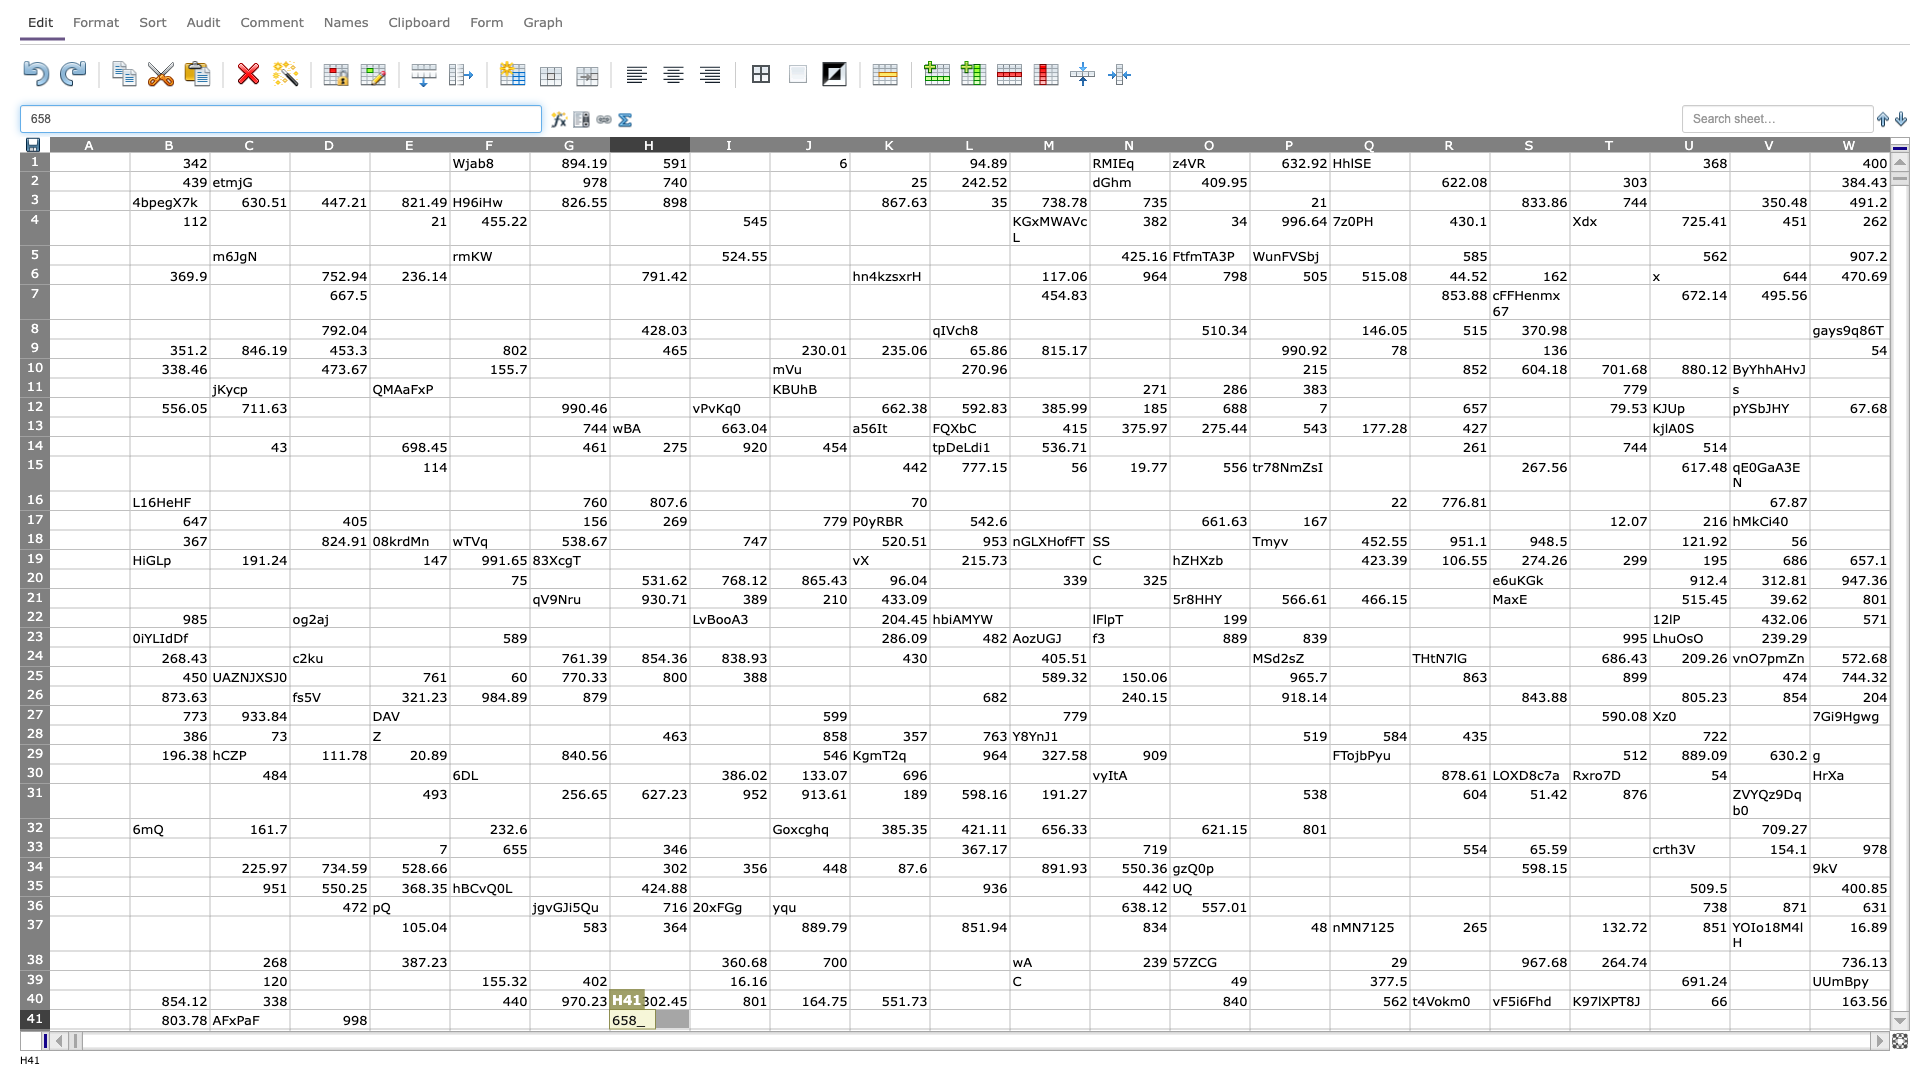 This screenshot has height=1080, width=1920. I want to click on left border of I41, so click(690, 1019).